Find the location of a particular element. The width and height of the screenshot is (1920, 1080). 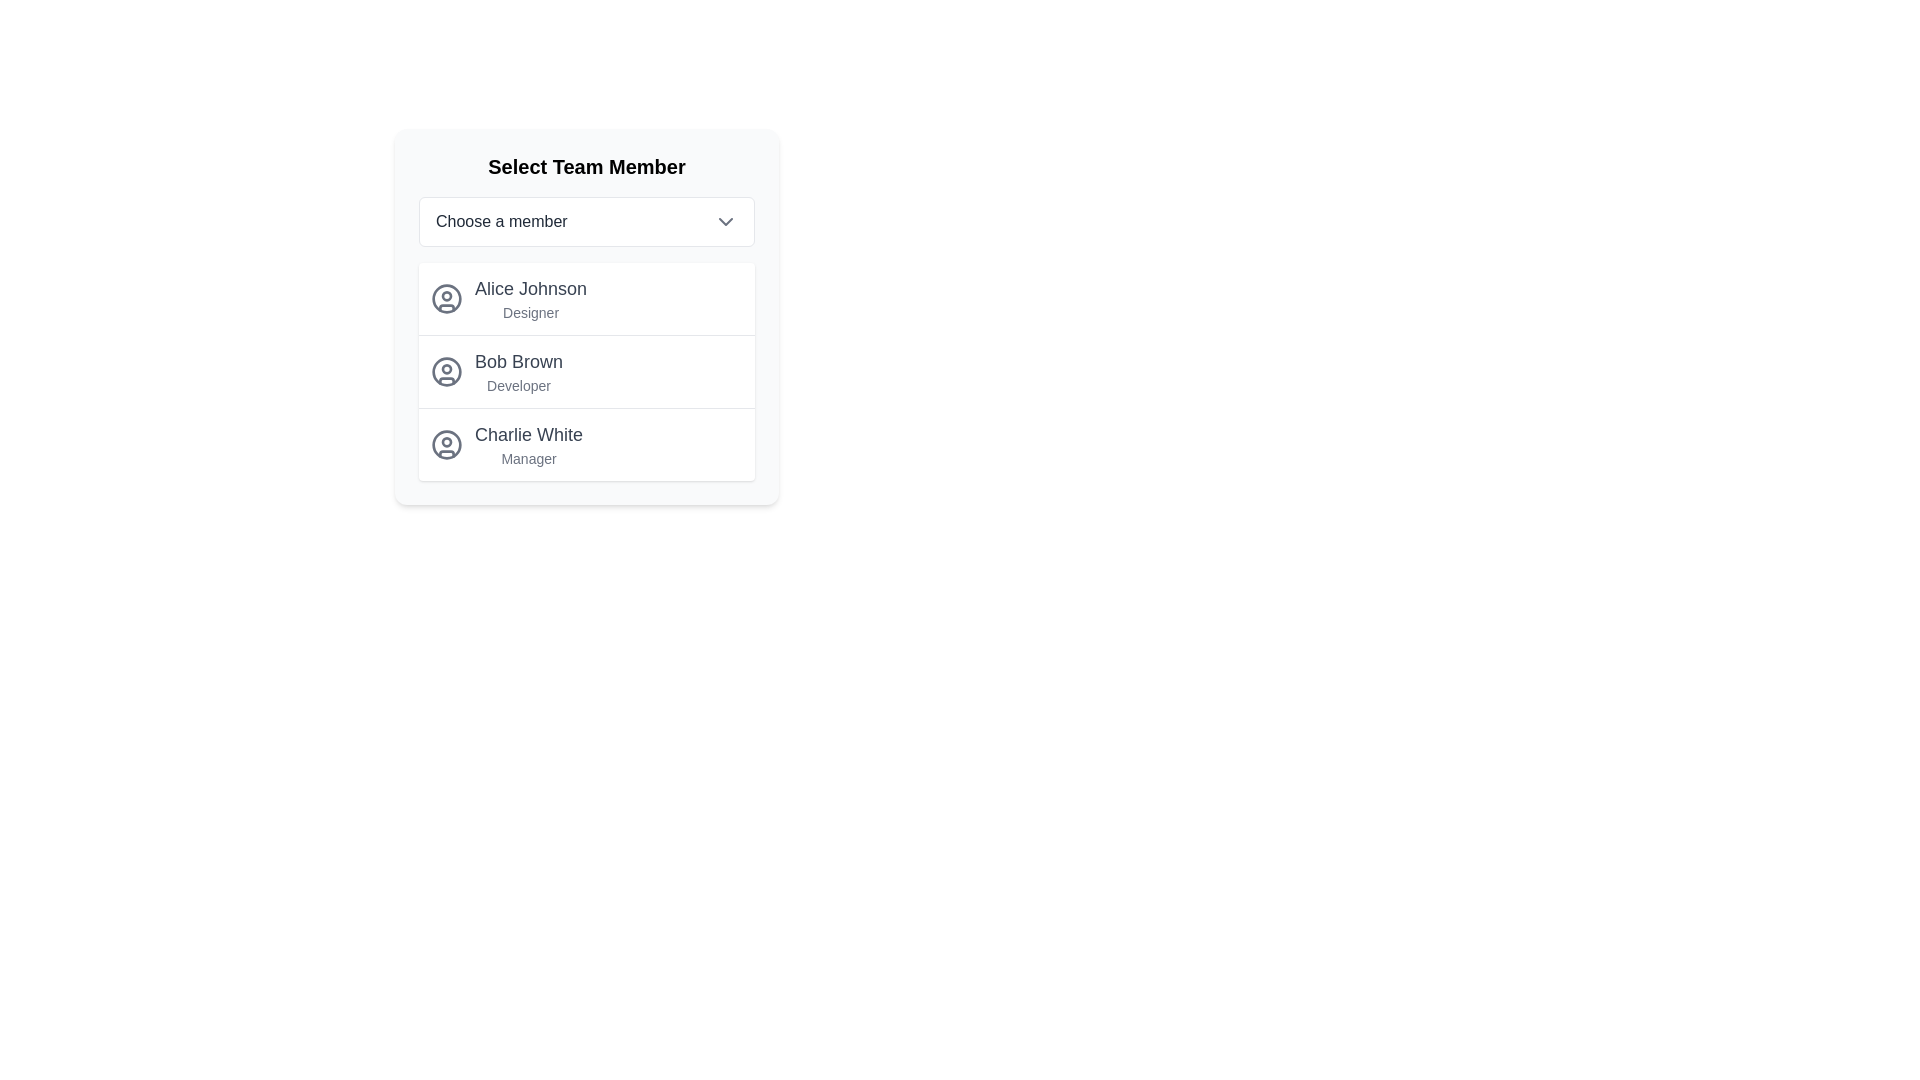

the text label displaying the name of the team member, which is the third item in the 'Select Team Member' list and is labeled 'Manager' is located at coordinates (528, 434).